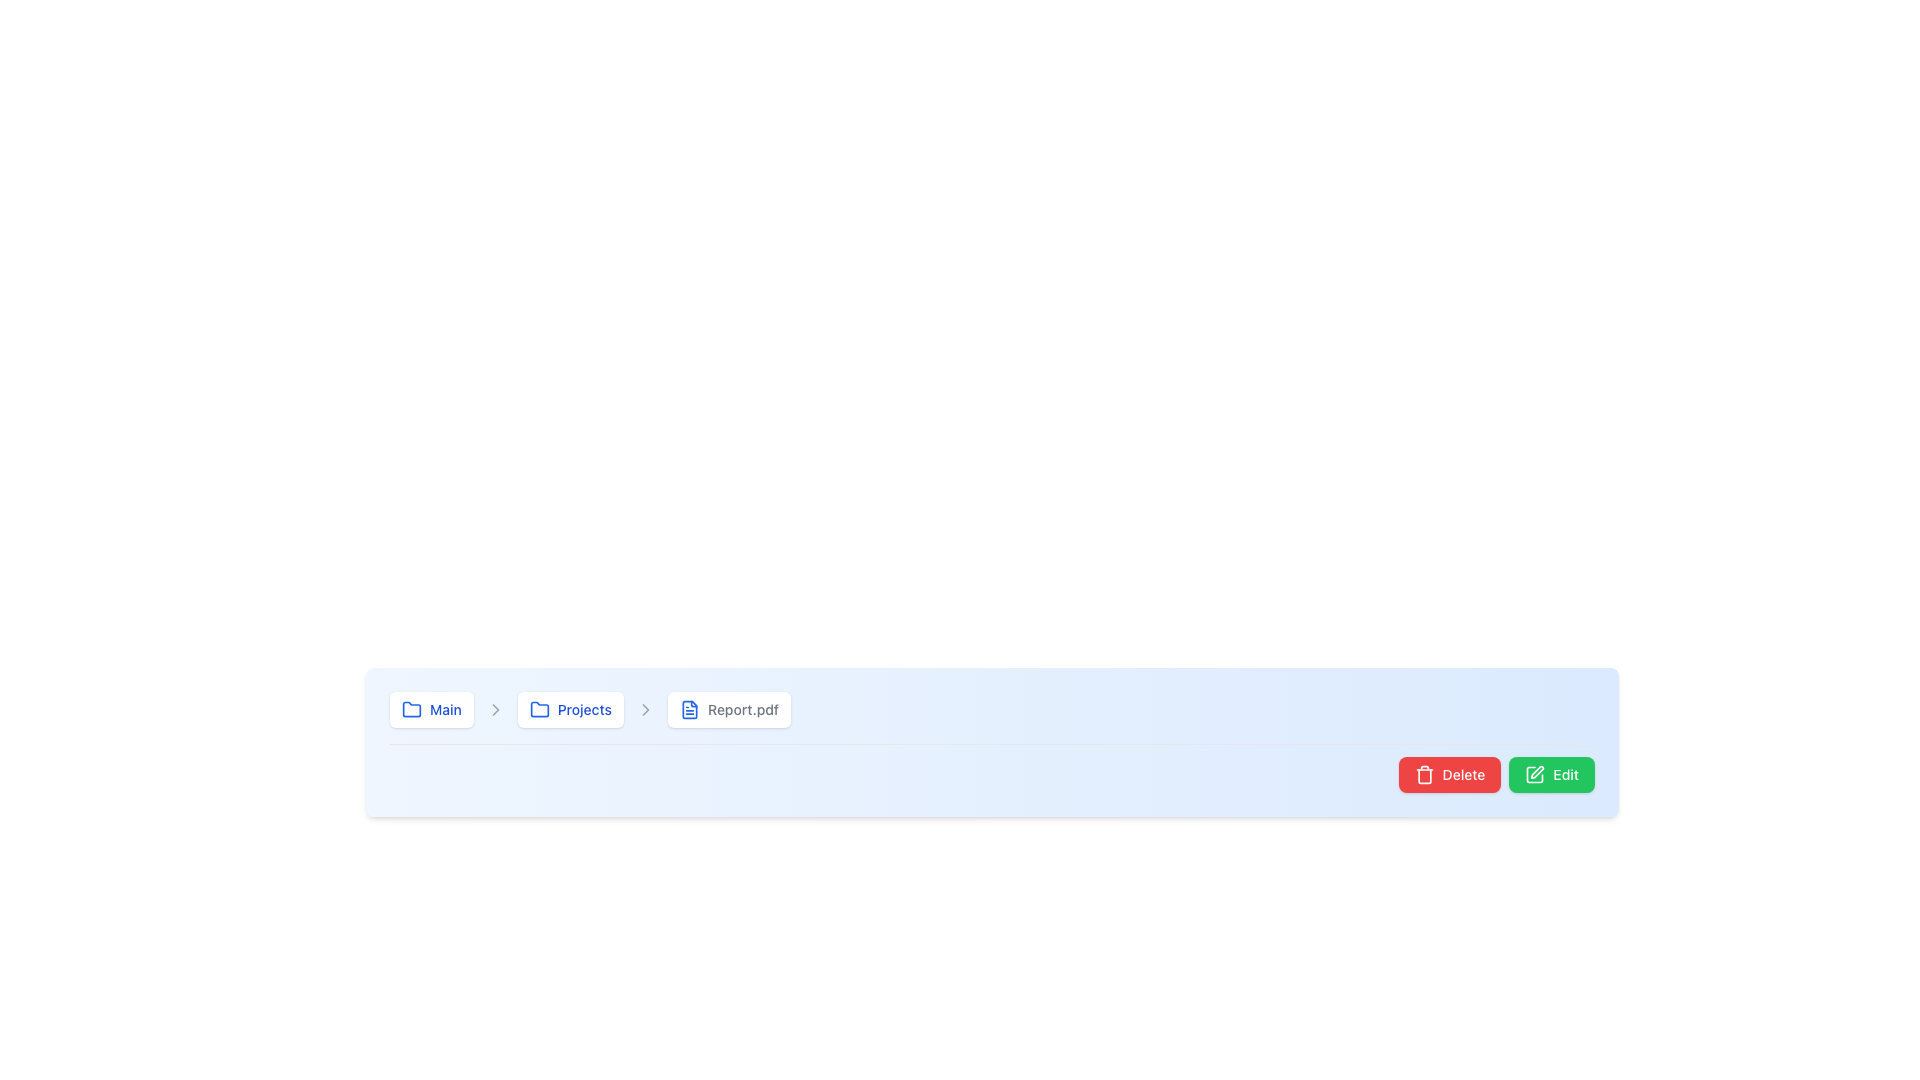 Image resolution: width=1920 pixels, height=1080 pixels. What do you see at coordinates (569, 708) in the screenshot?
I see `the 'Projects' navigation link in the breadcrumb navigation bar` at bounding box center [569, 708].